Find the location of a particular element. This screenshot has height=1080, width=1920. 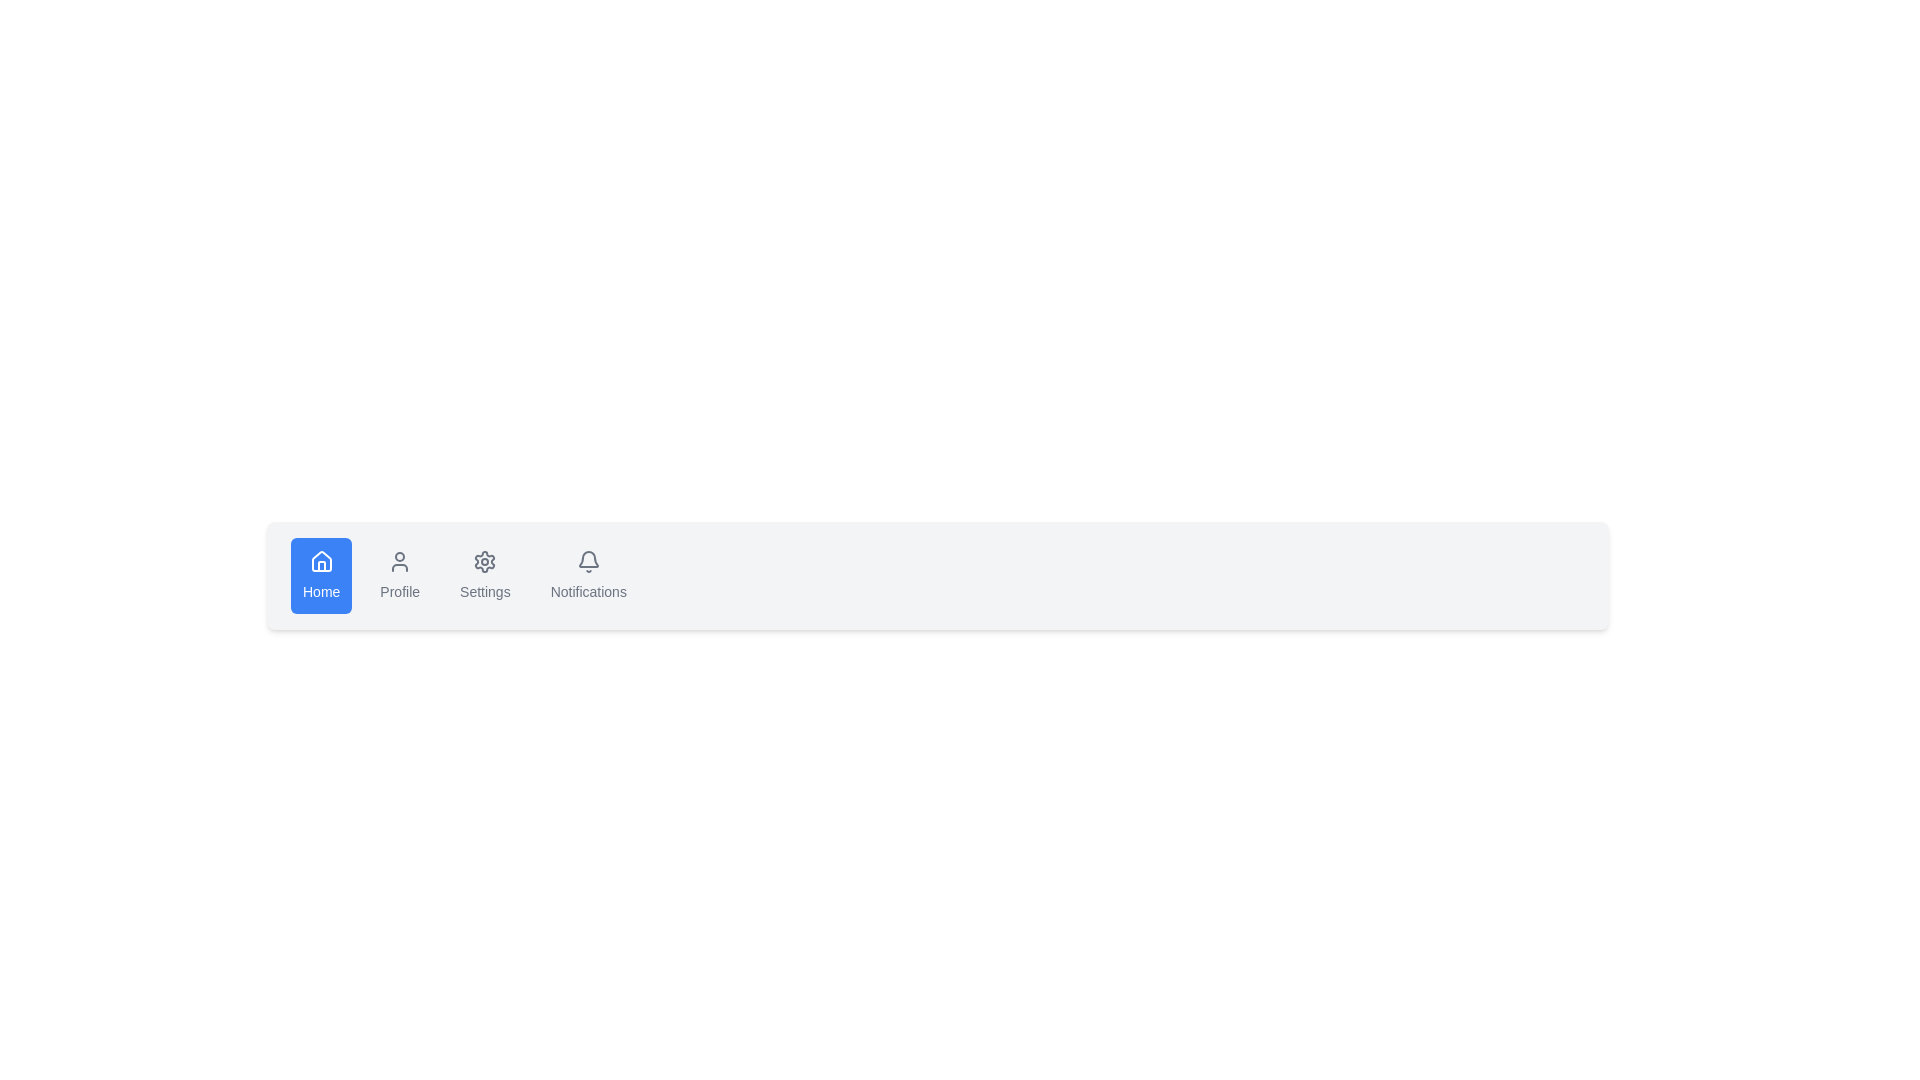

the 'Home' button with a blue background and a white house icon is located at coordinates (321, 575).